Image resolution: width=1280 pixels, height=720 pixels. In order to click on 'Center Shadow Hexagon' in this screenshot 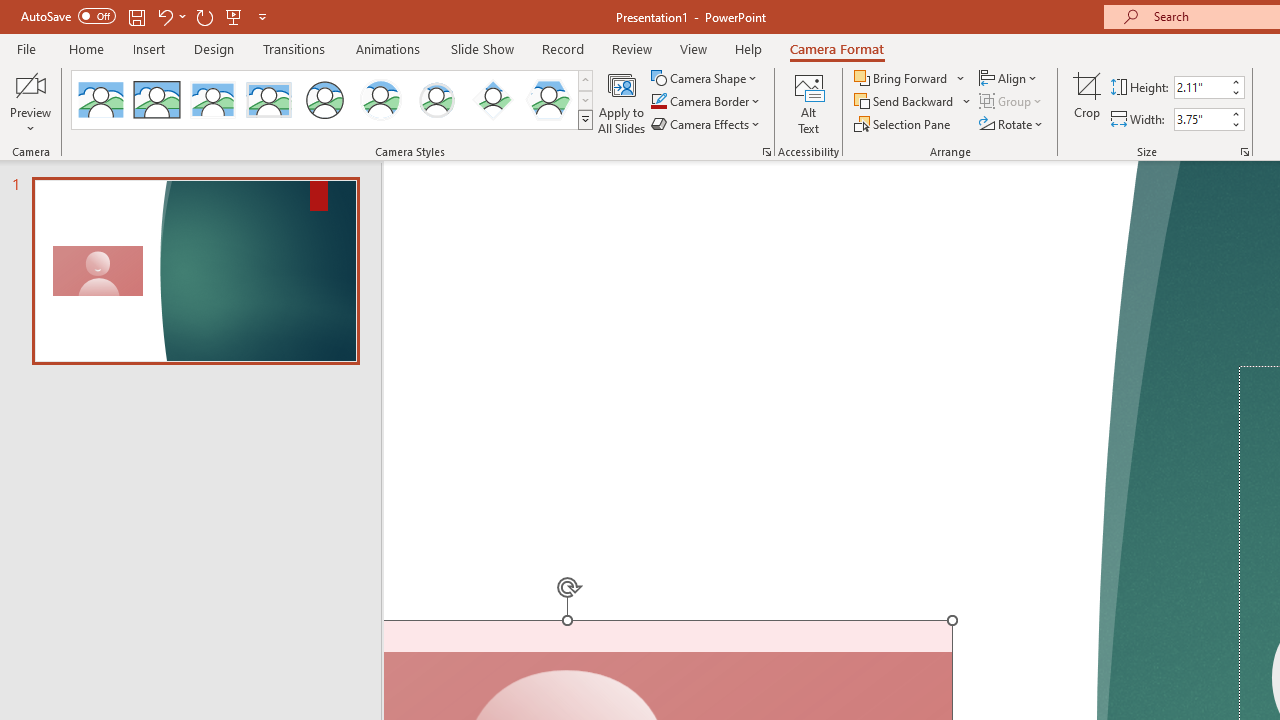, I will do `click(549, 100)`.